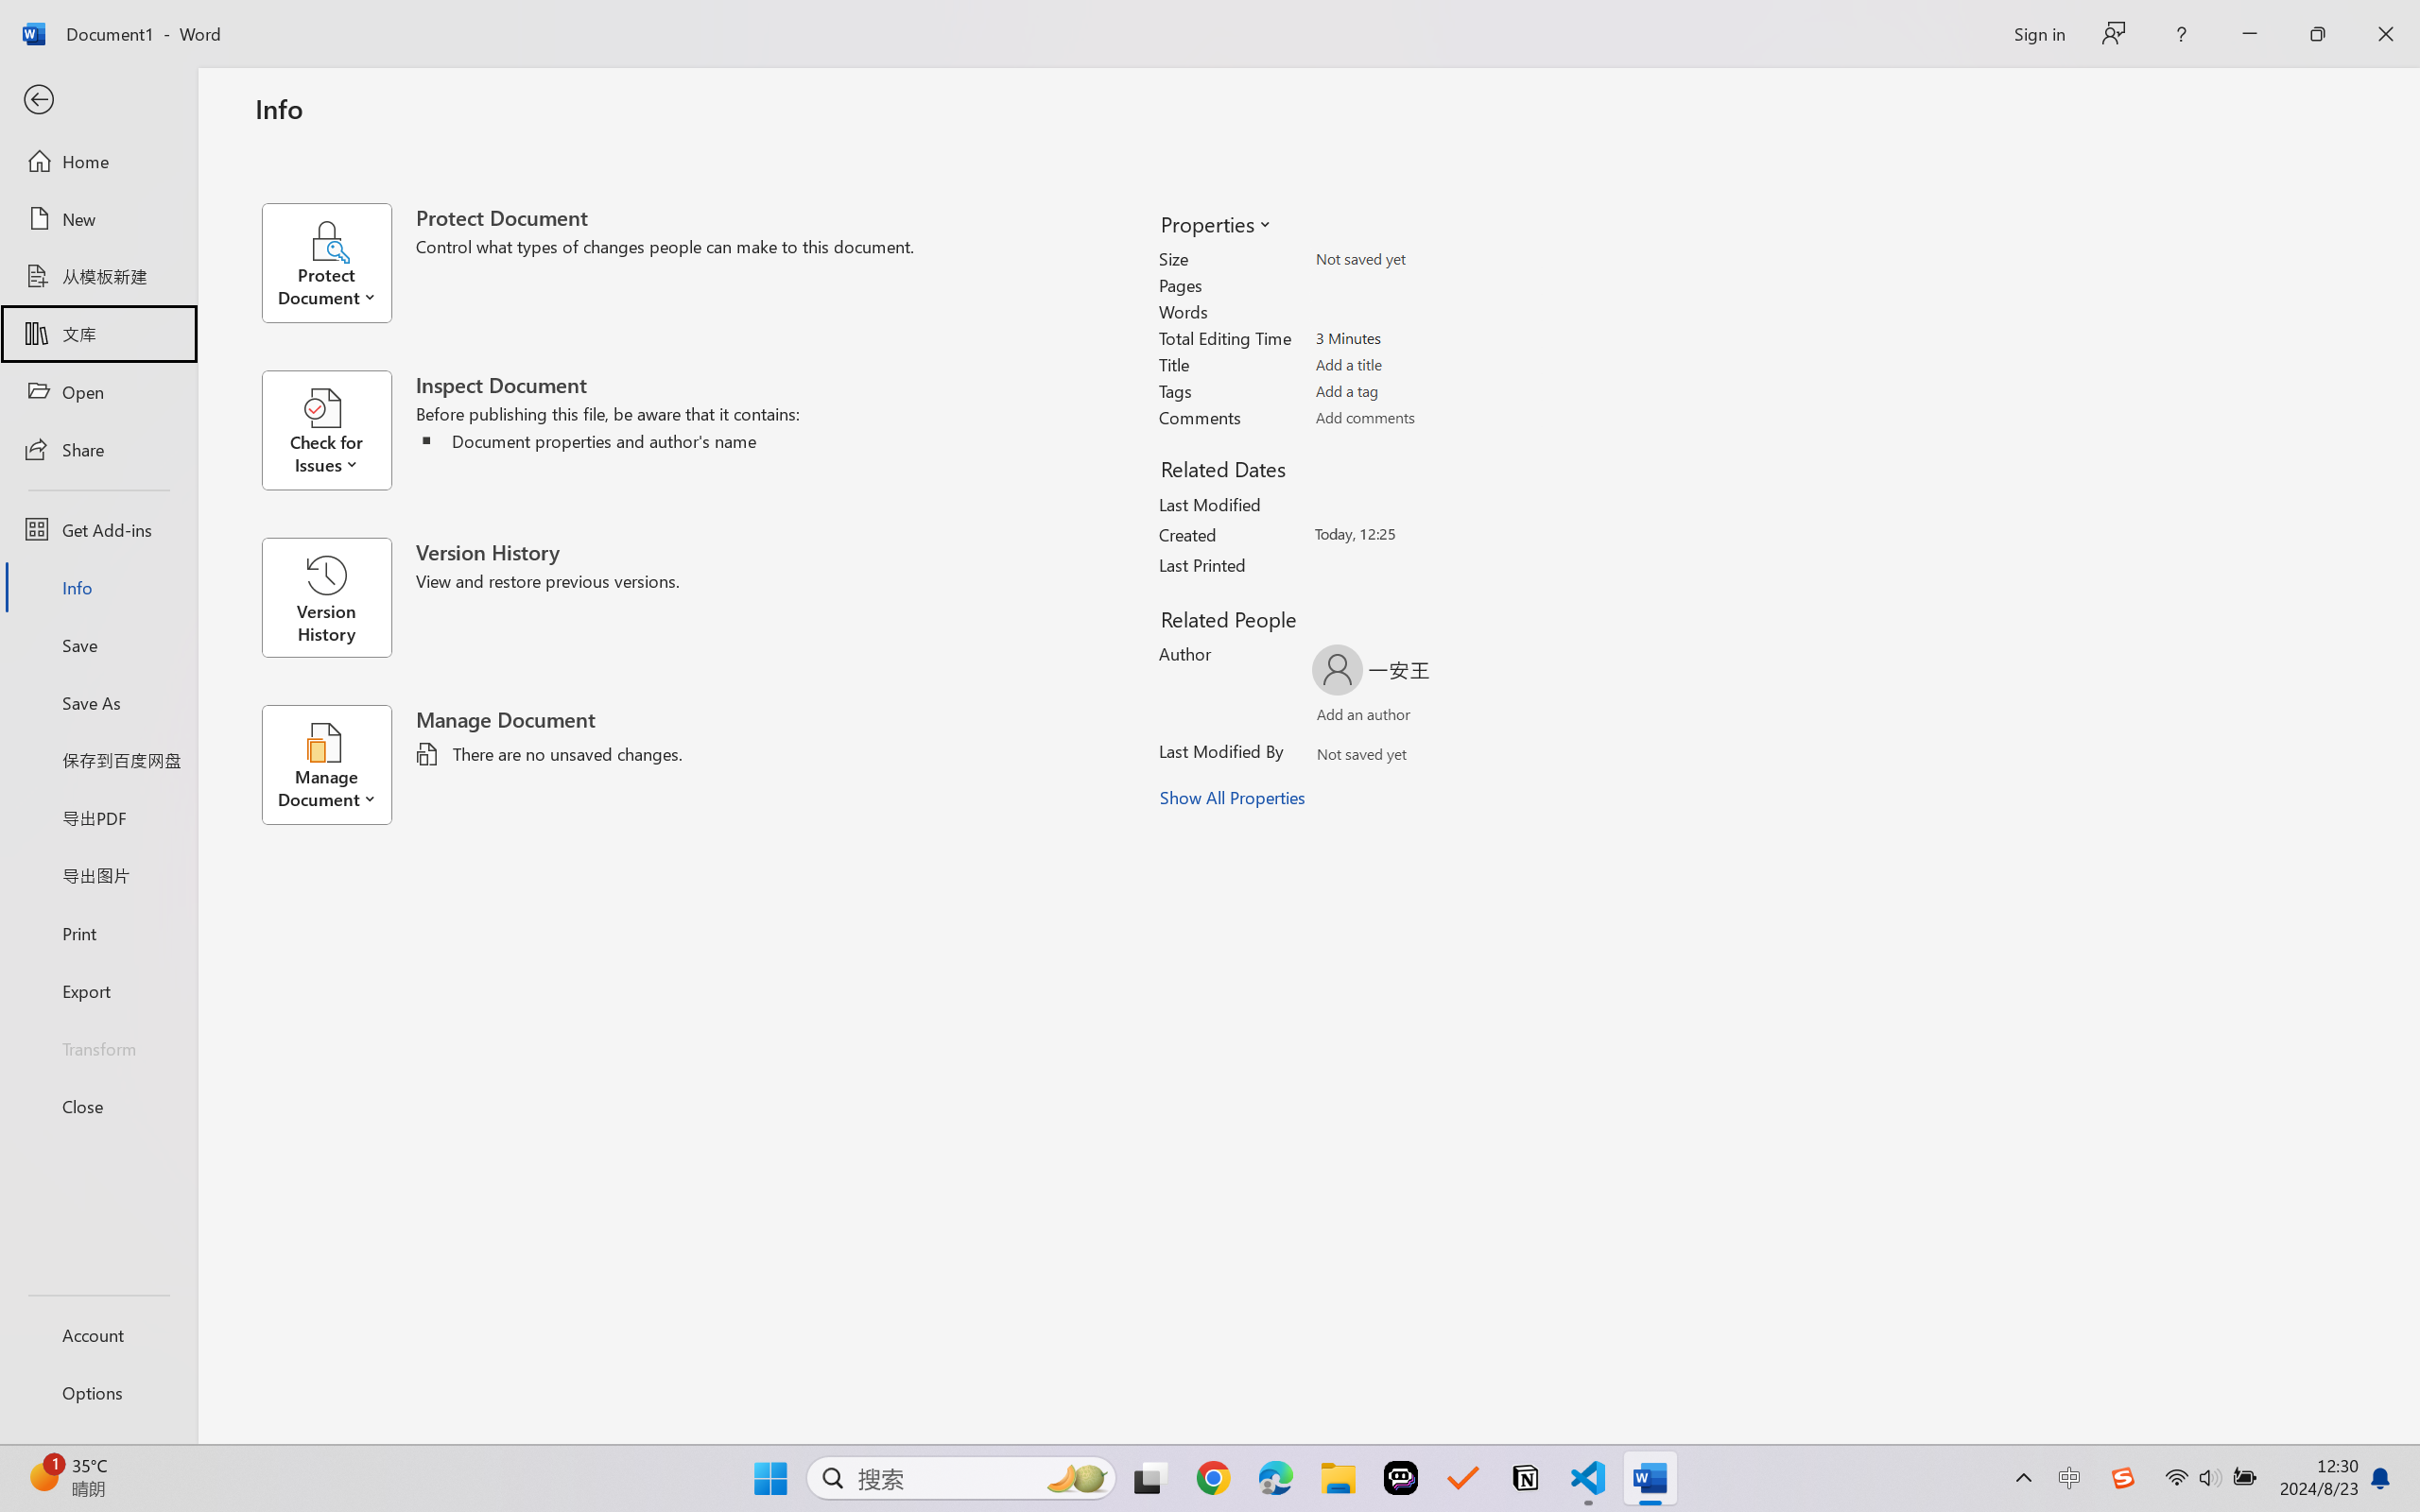 Image resolution: width=2420 pixels, height=1512 pixels. What do you see at coordinates (337, 764) in the screenshot?
I see `'Manage Document'` at bounding box center [337, 764].